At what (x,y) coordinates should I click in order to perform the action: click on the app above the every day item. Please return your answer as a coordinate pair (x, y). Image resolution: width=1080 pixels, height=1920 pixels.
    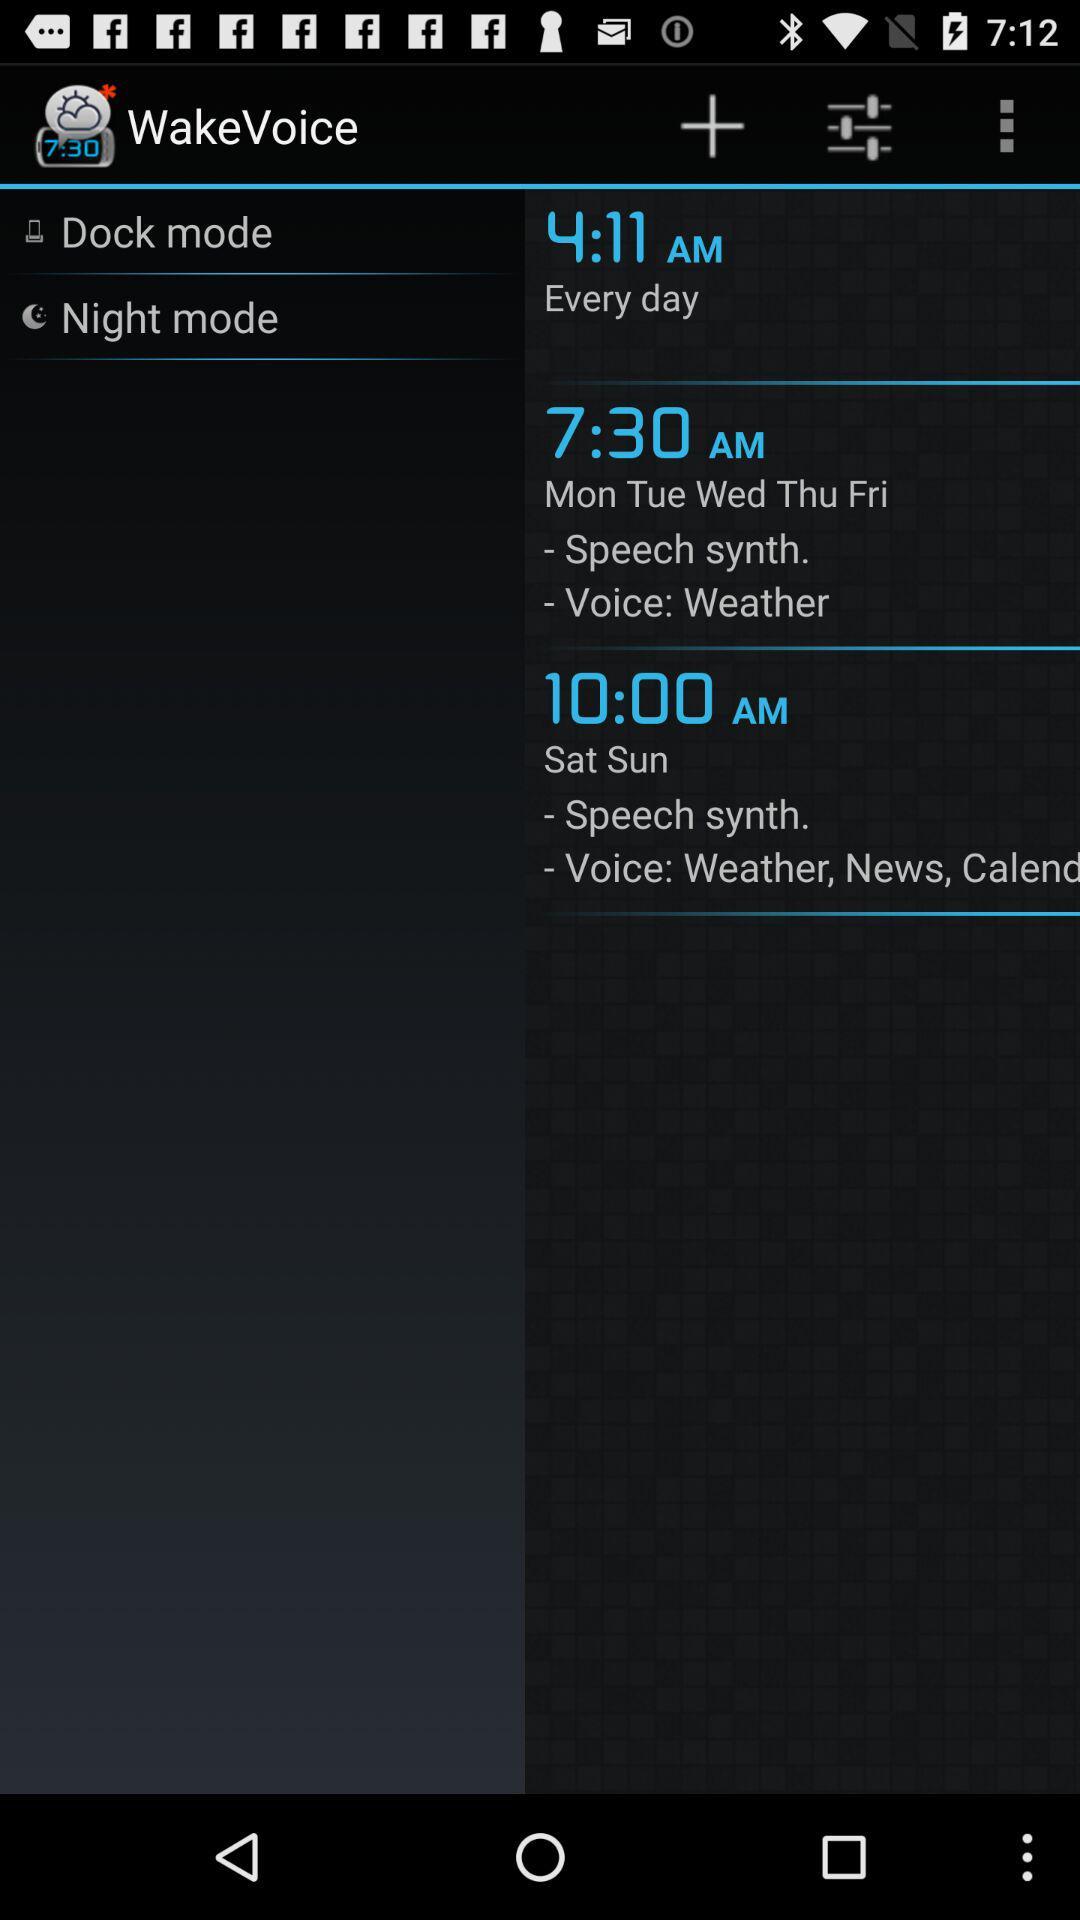
    Looking at the image, I should click on (604, 233).